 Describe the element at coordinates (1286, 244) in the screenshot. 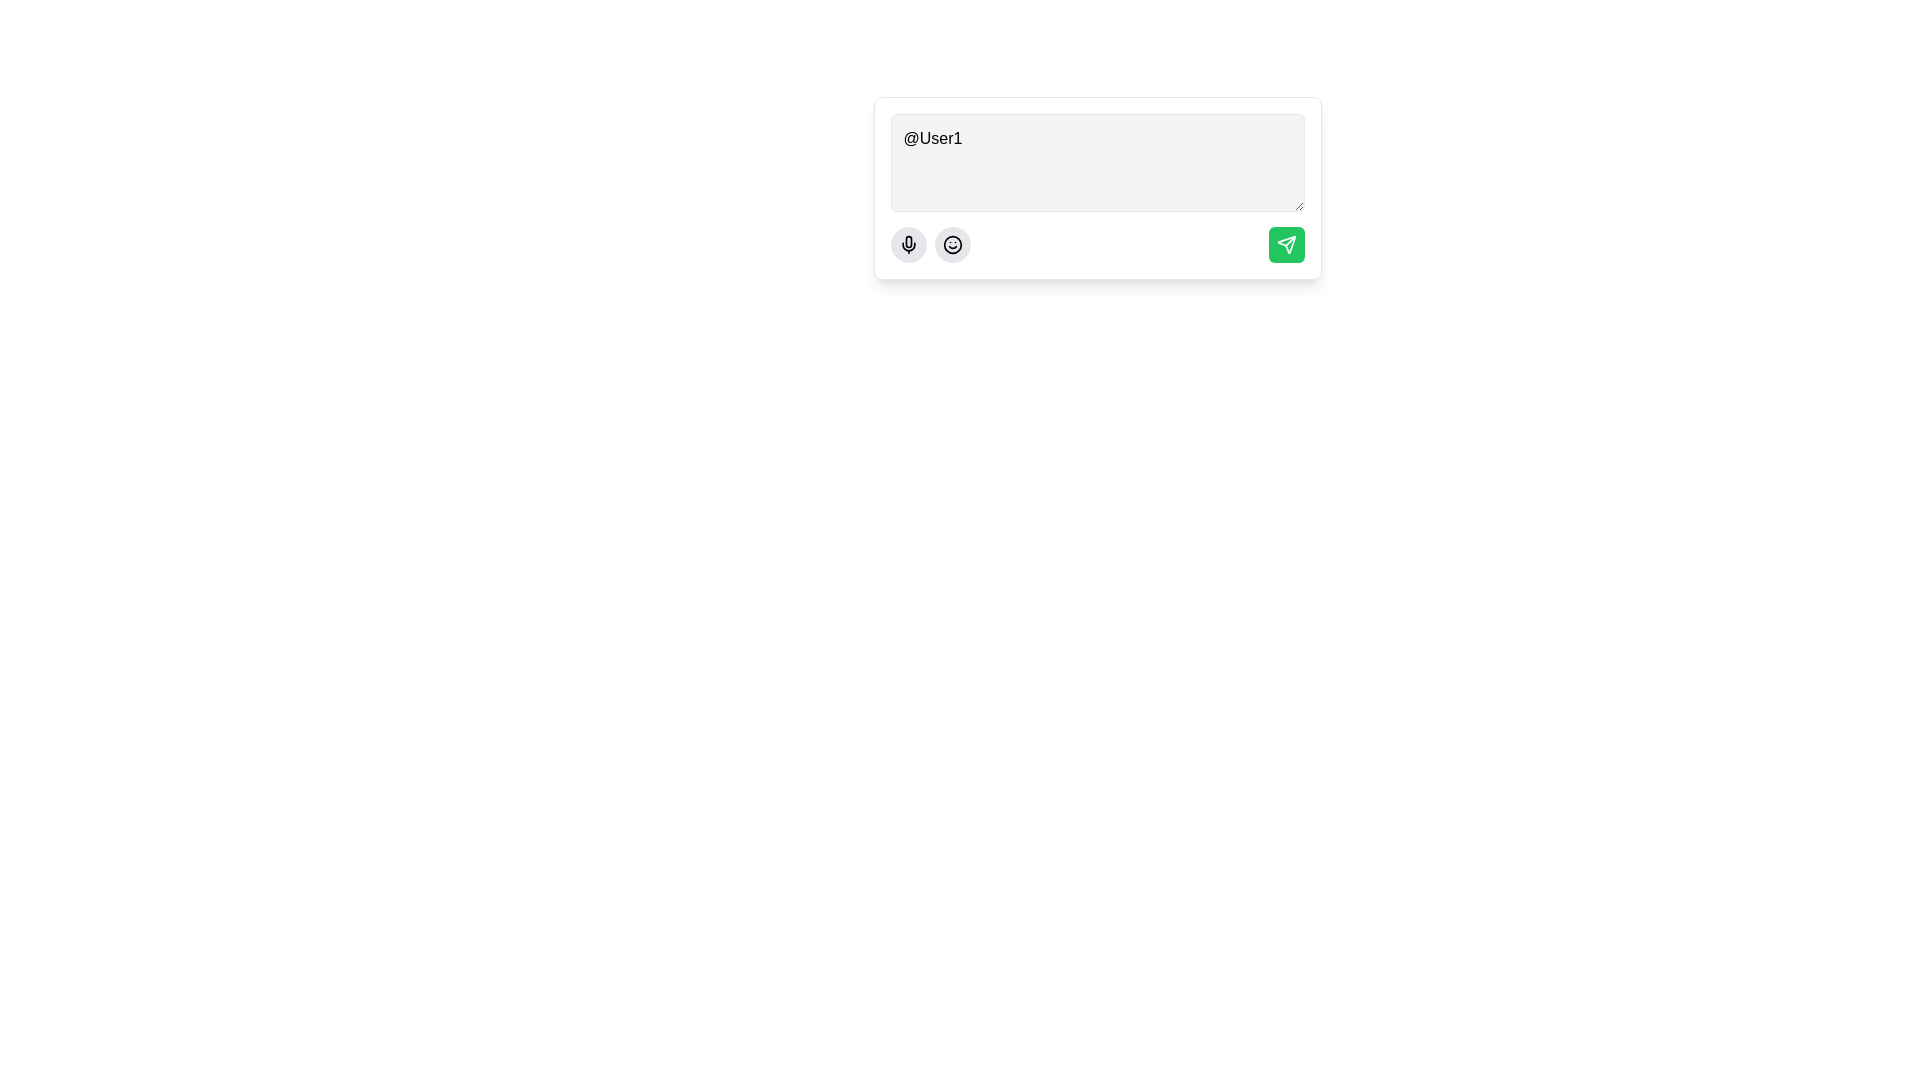

I see `the triangular arrow icon with a green background located in the bottom-right corner of the text input box` at that location.